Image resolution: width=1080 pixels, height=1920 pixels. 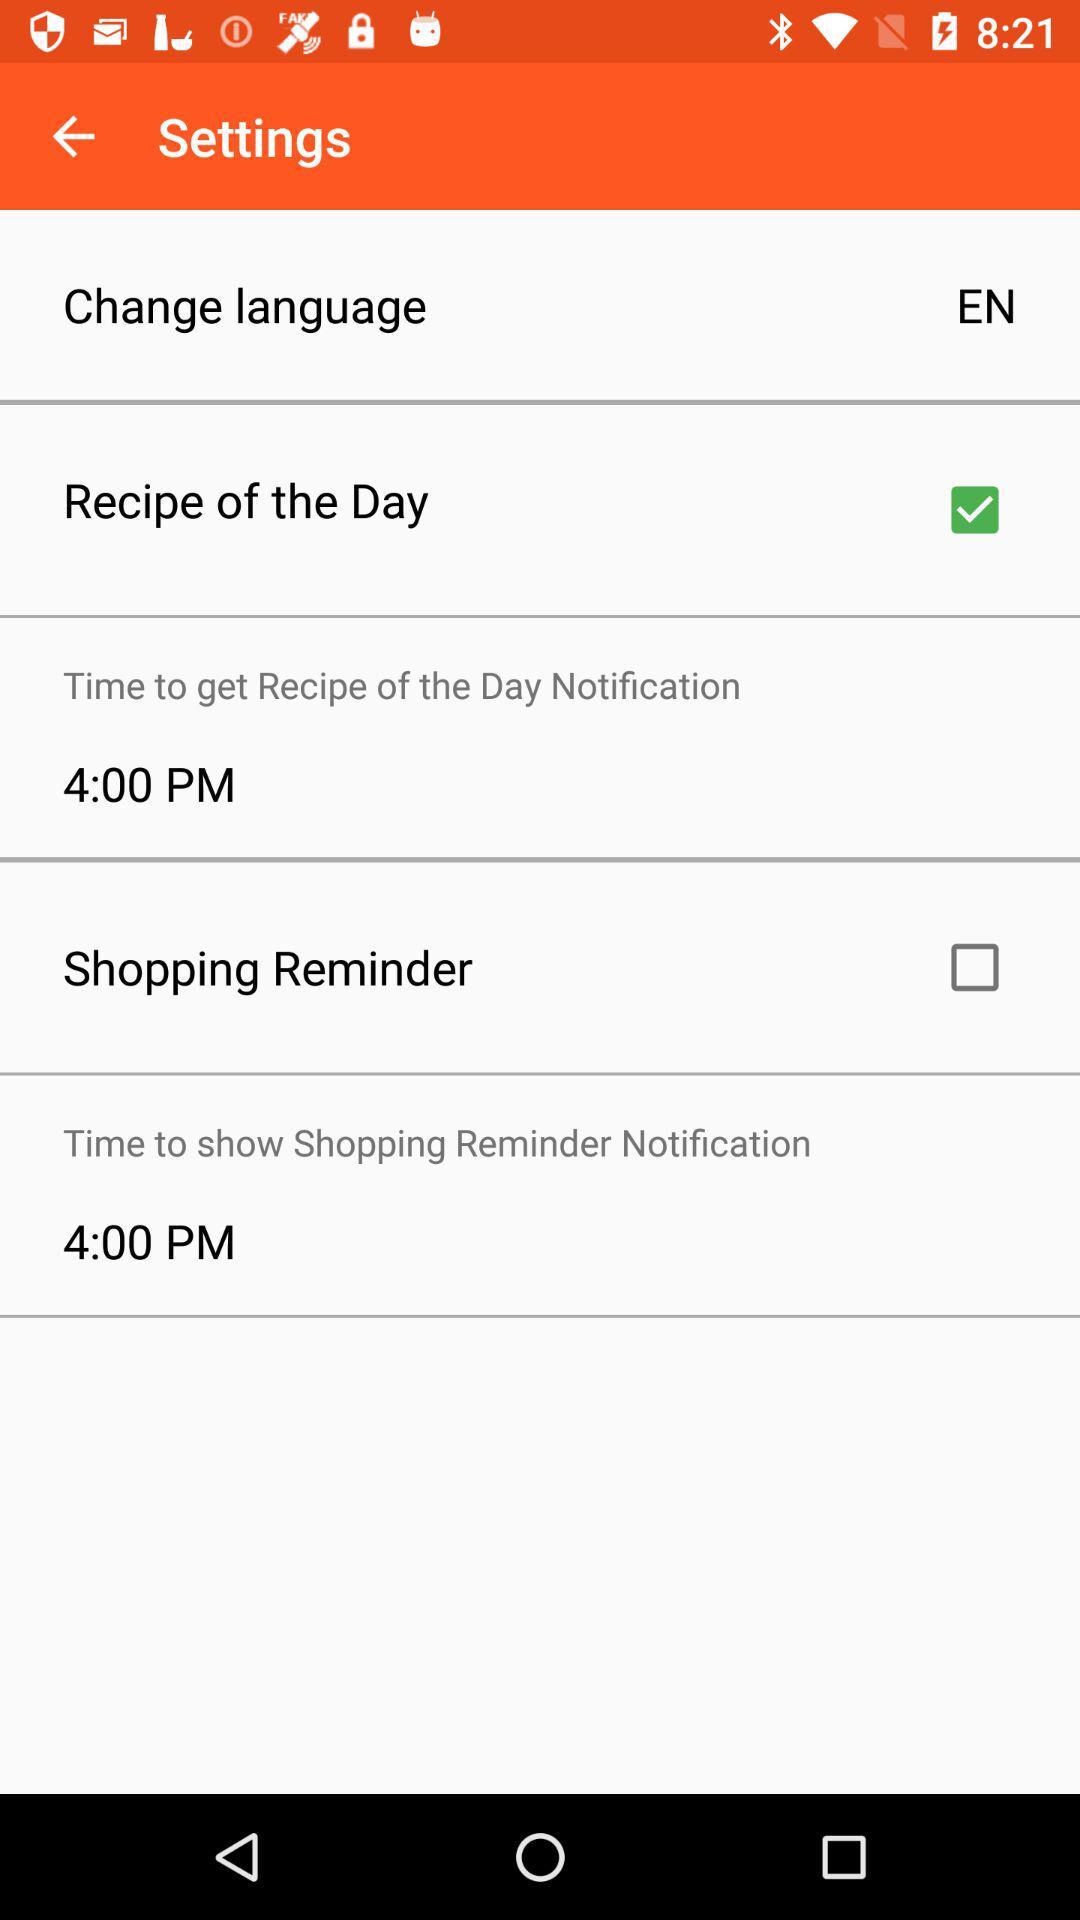 I want to click on the app next to the settings app, so click(x=72, y=135).